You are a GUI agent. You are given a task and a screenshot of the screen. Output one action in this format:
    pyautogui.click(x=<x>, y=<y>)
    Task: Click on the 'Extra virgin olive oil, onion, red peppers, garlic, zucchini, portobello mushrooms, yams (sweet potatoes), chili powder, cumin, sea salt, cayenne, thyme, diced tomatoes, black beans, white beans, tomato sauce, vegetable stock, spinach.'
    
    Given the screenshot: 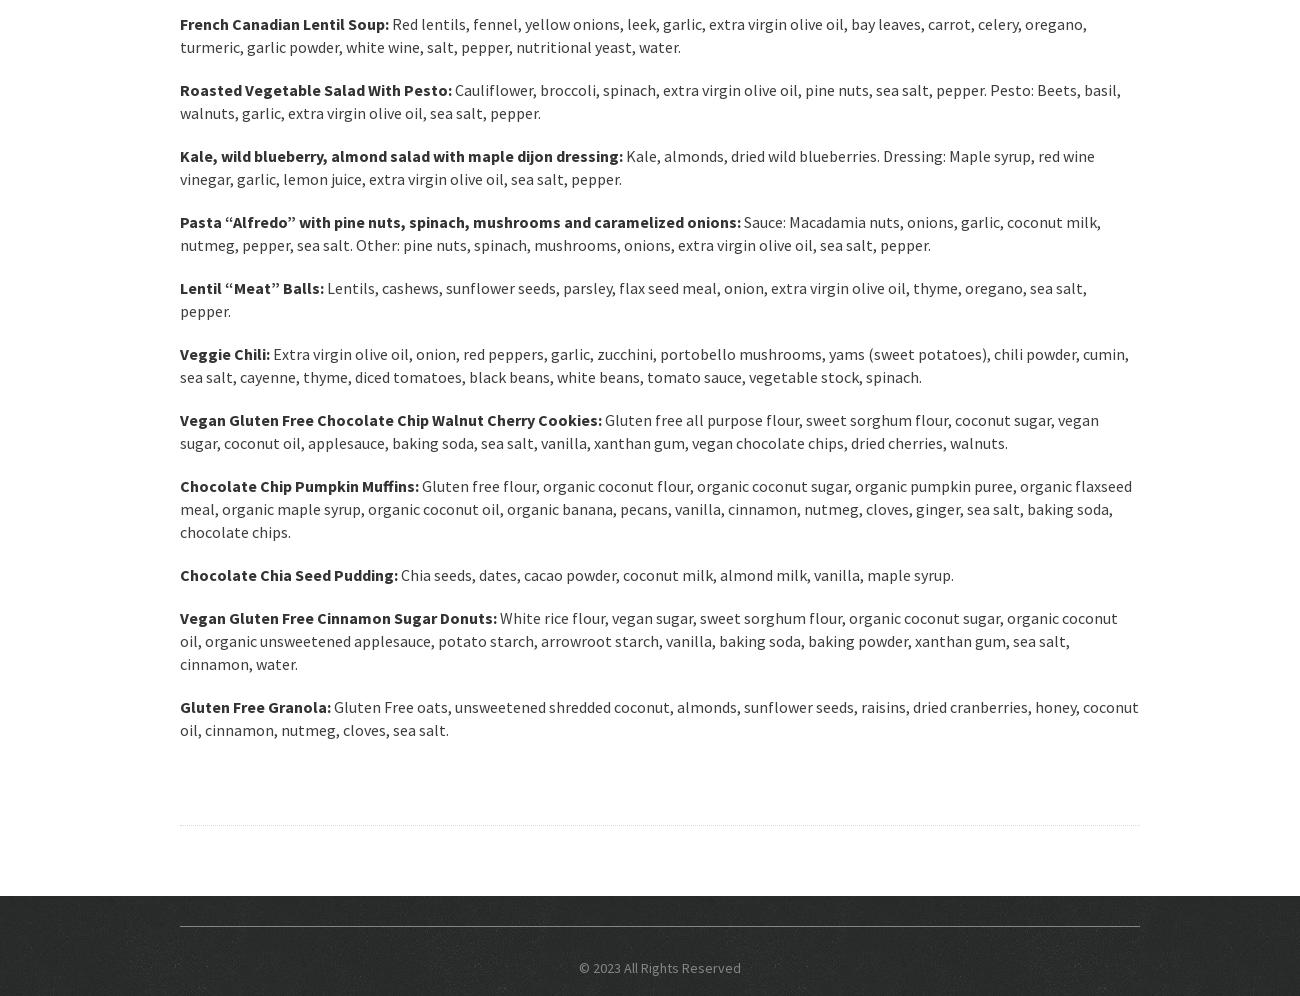 What is the action you would take?
    pyautogui.click(x=653, y=365)
    